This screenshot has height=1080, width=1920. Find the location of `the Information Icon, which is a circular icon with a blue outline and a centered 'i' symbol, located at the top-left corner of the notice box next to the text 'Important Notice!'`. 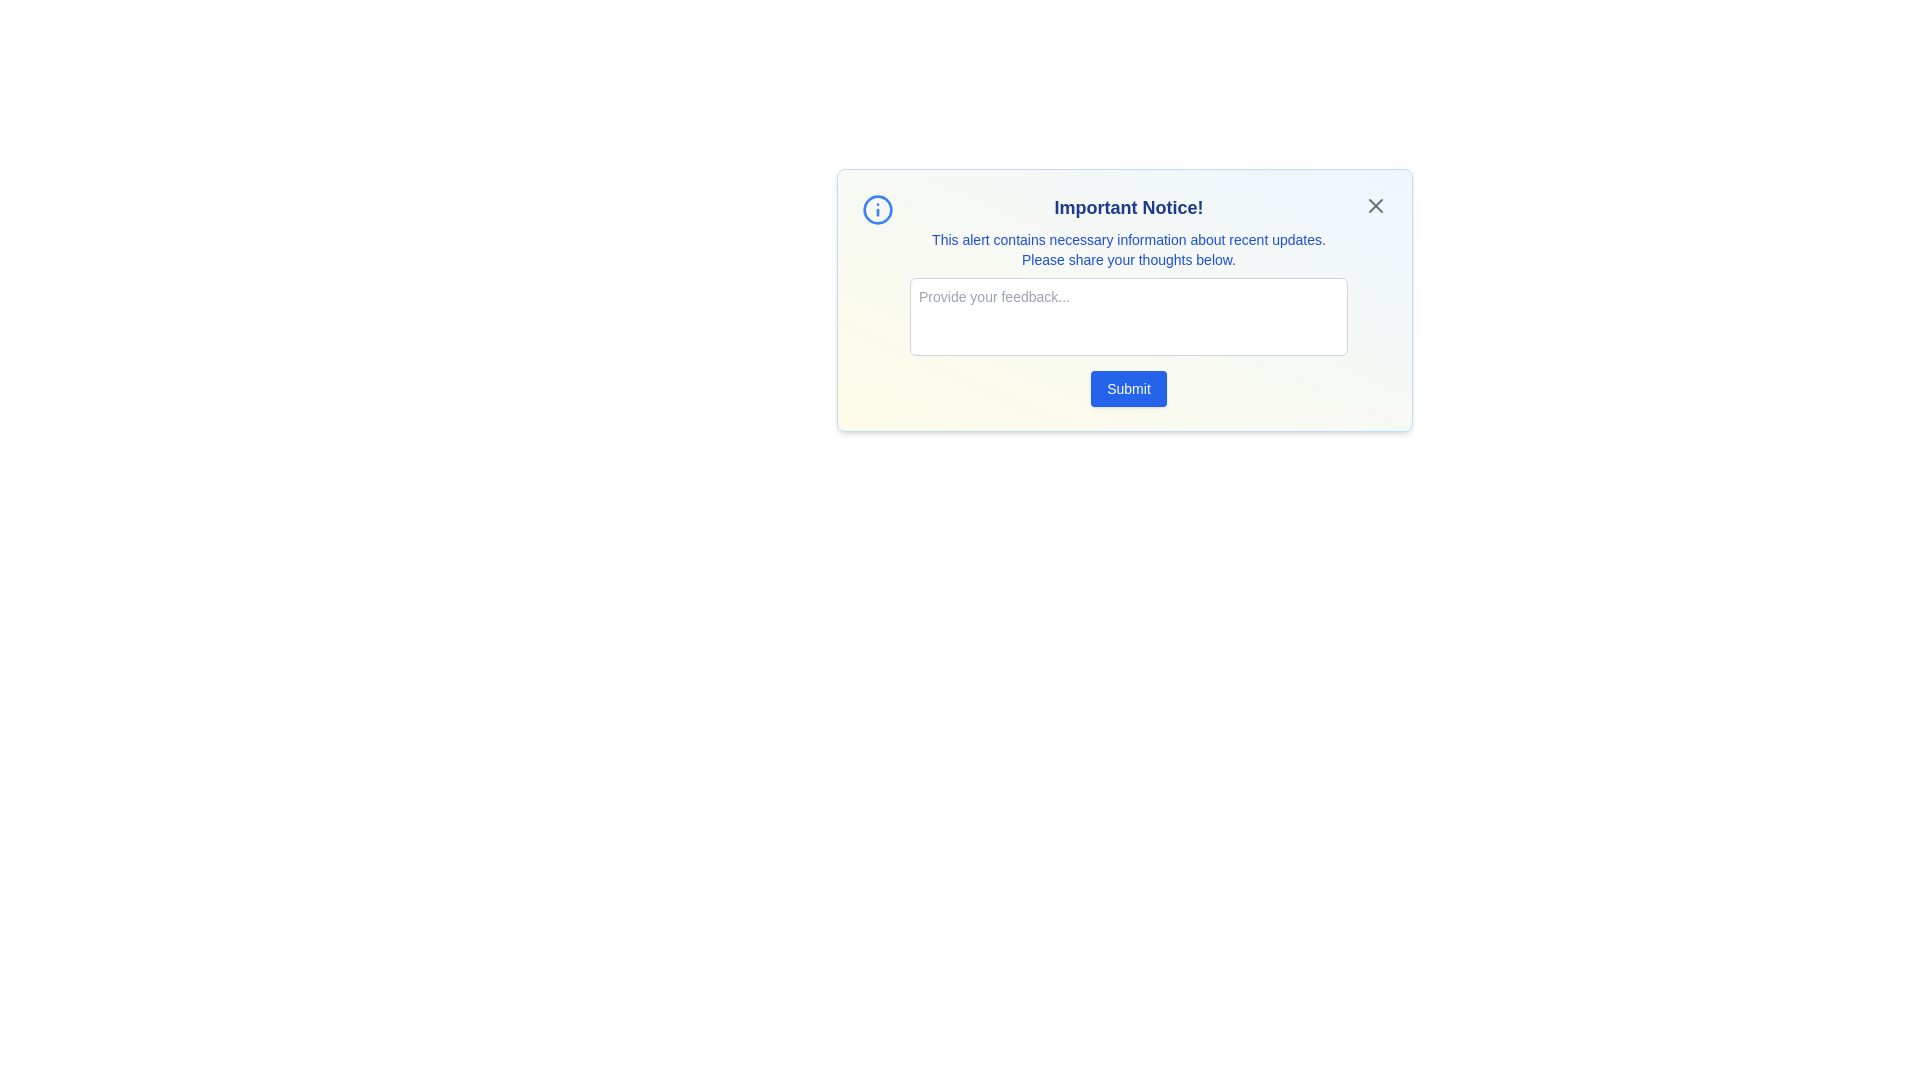

the Information Icon, which is a circular icon with a blue outline and a centered 'i' symbol, located at the top-left corner of the notice box next to the text 'Important Notice!' is located at coordinates (878, 209).